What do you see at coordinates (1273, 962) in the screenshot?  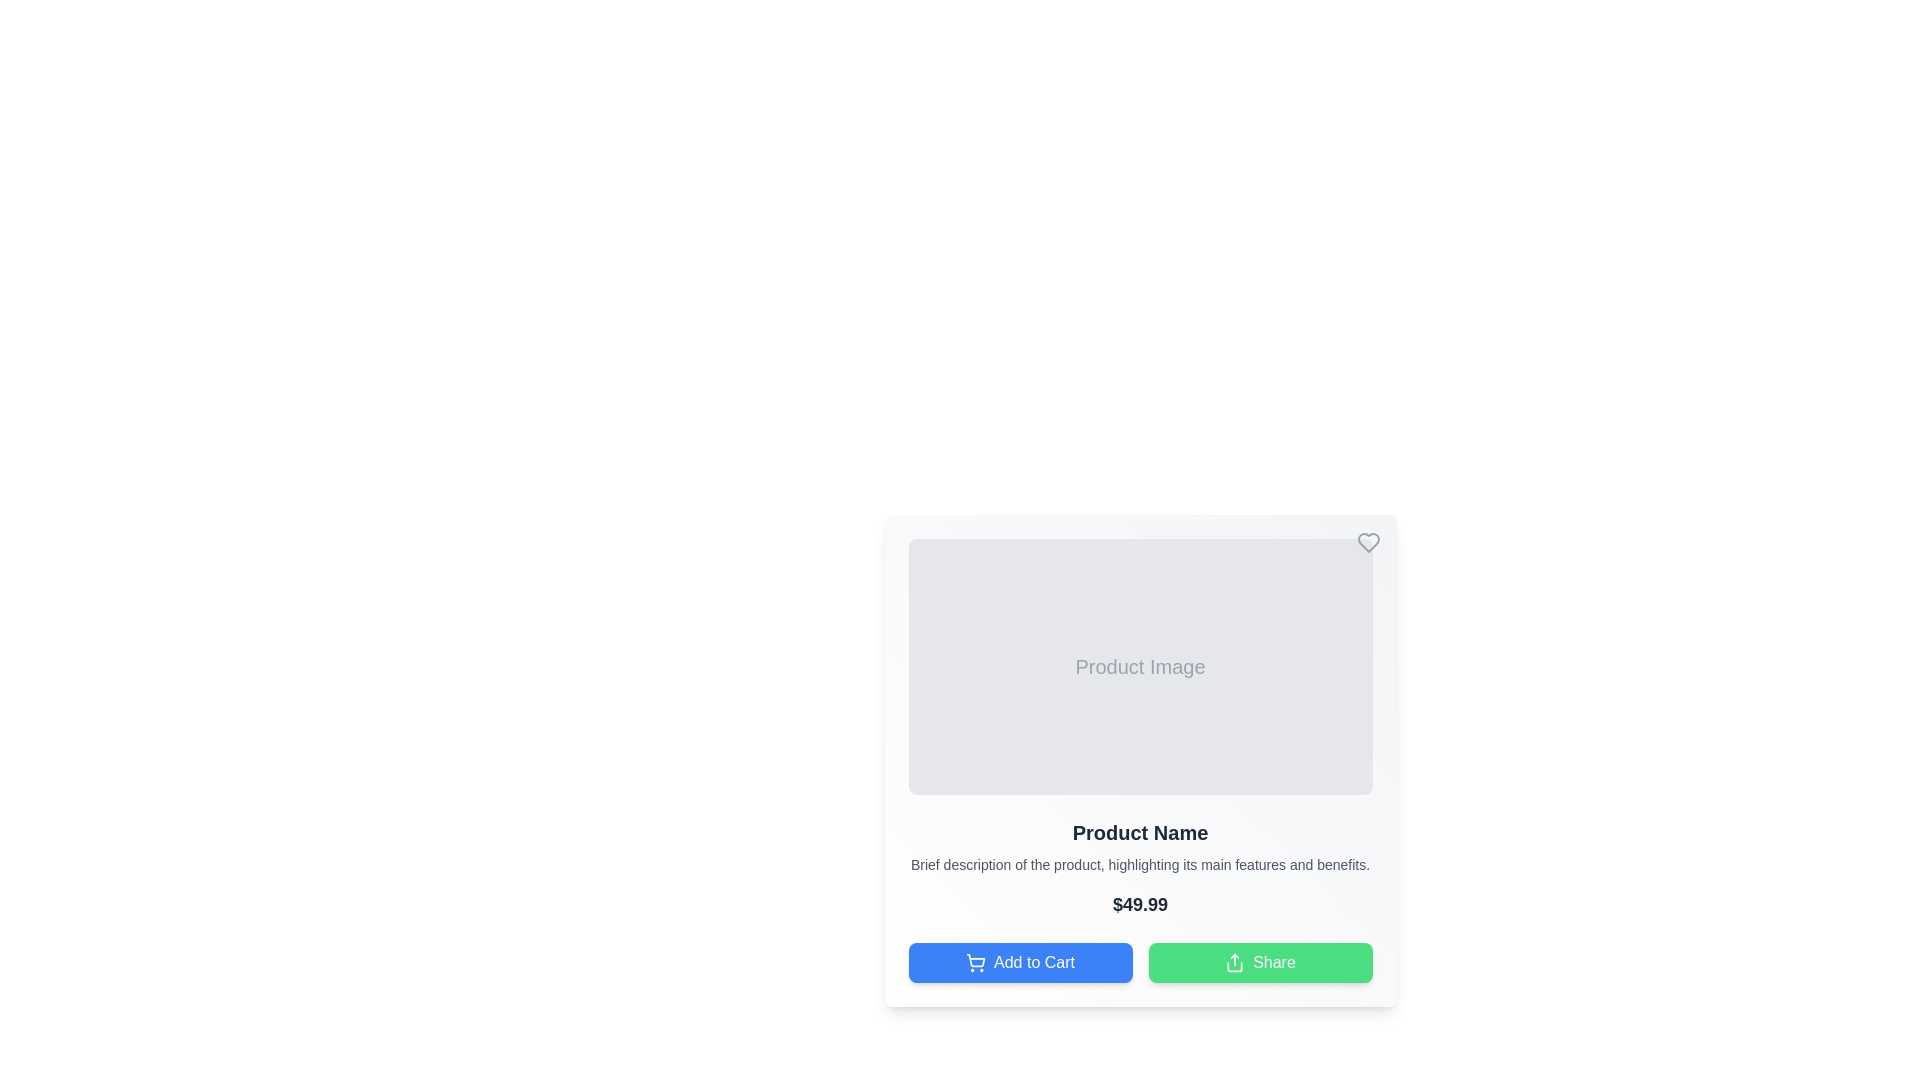 I see `the 'Share' text label, which is displayed in white within a green rounded rectangle` at bounding box center [1273, 962].